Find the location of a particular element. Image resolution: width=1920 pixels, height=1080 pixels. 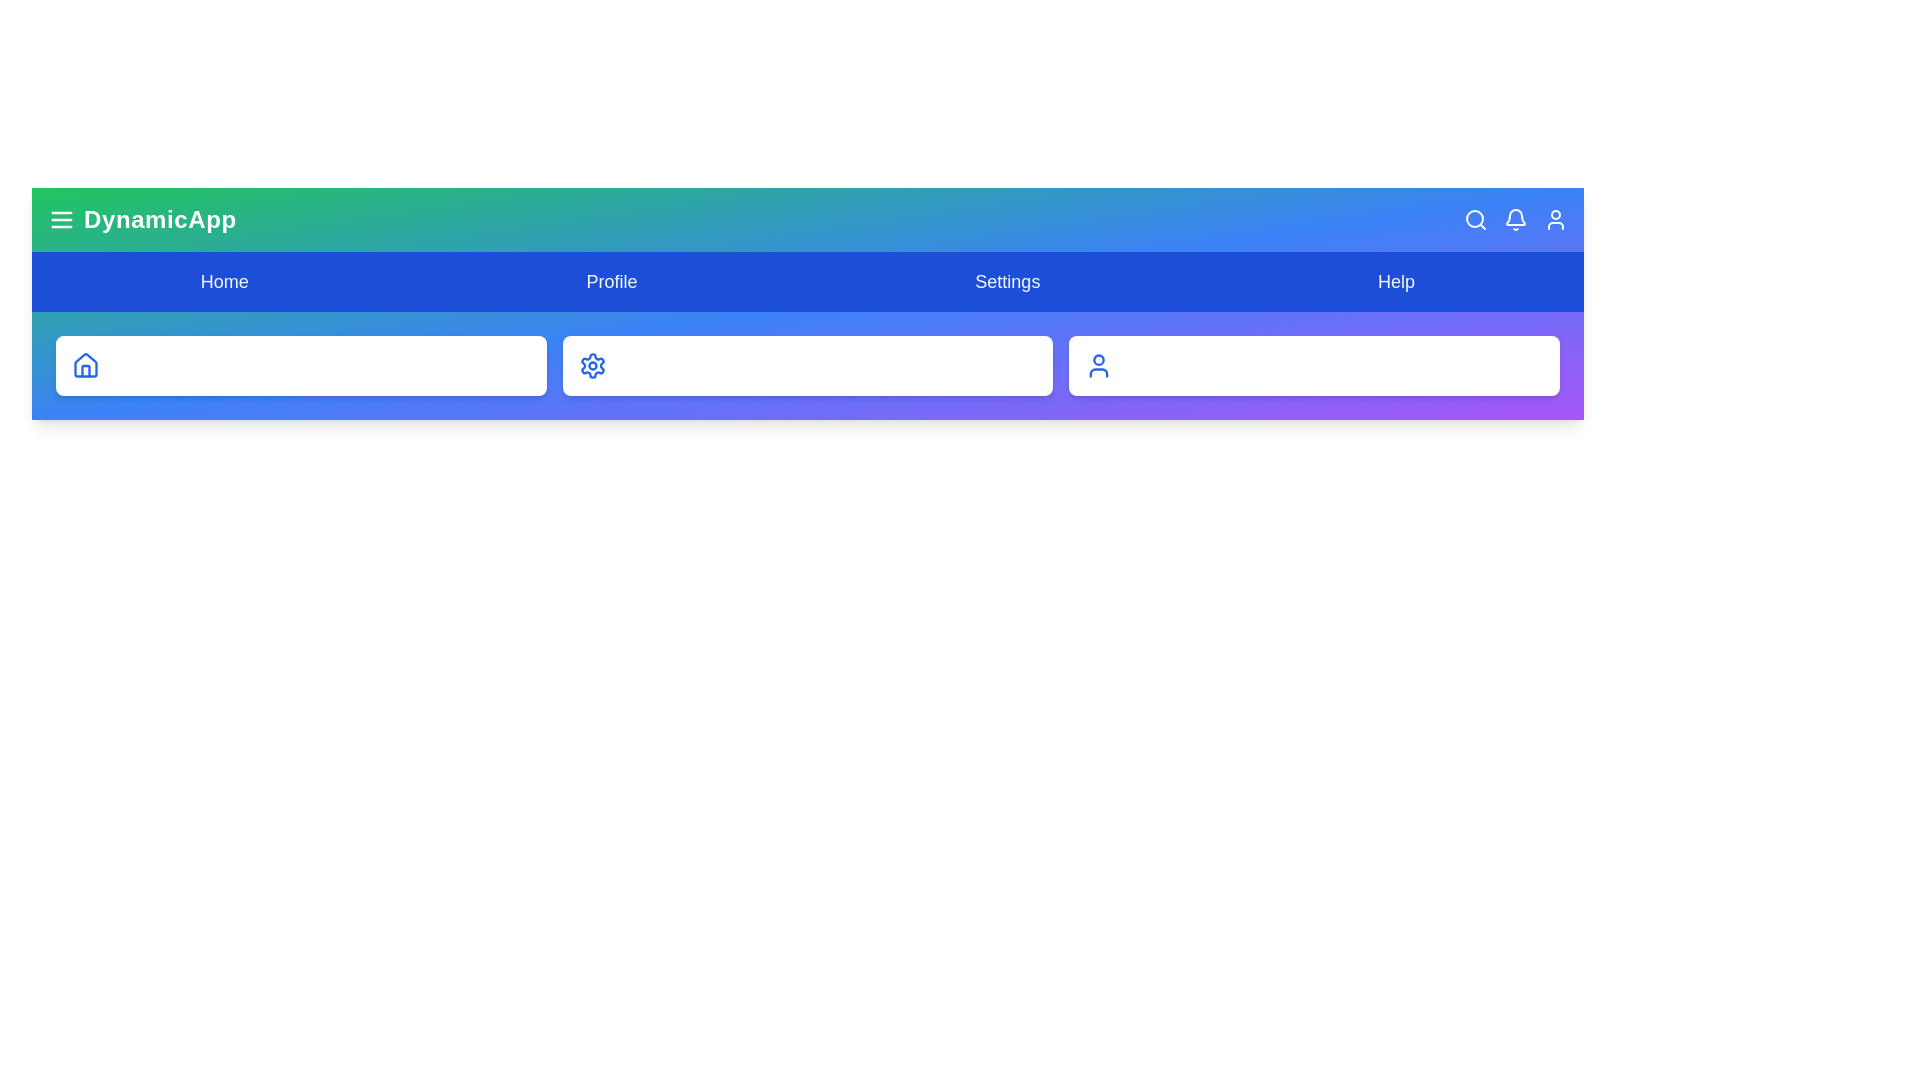

the Settings navigation item to navigate to the corresponding section is located at coordinates (1007, 281).